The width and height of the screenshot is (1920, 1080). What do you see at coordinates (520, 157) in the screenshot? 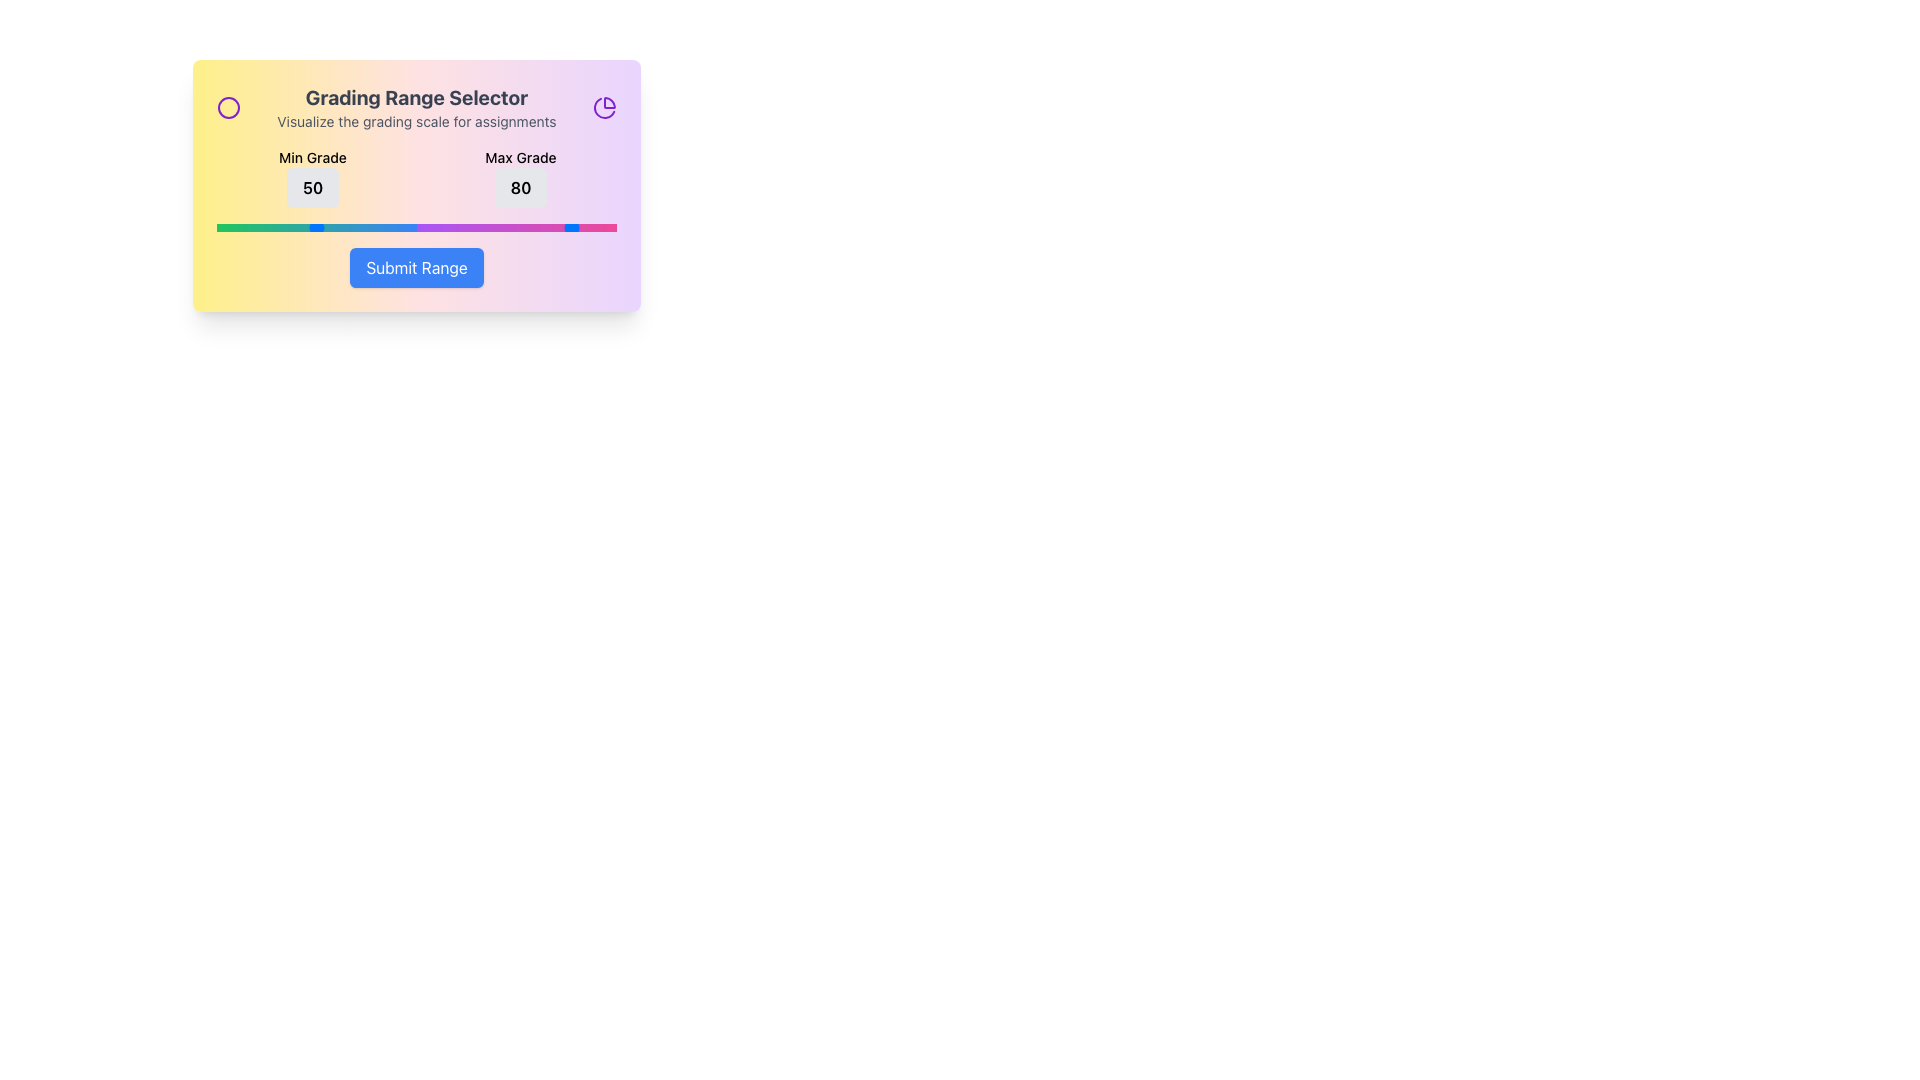
I see `the 'Max Grade' text label that is centered above the numerical box displaying '80' in the top-right portion of the 'Grading Range Selector' interactive card` at bounding box center [520, 157].